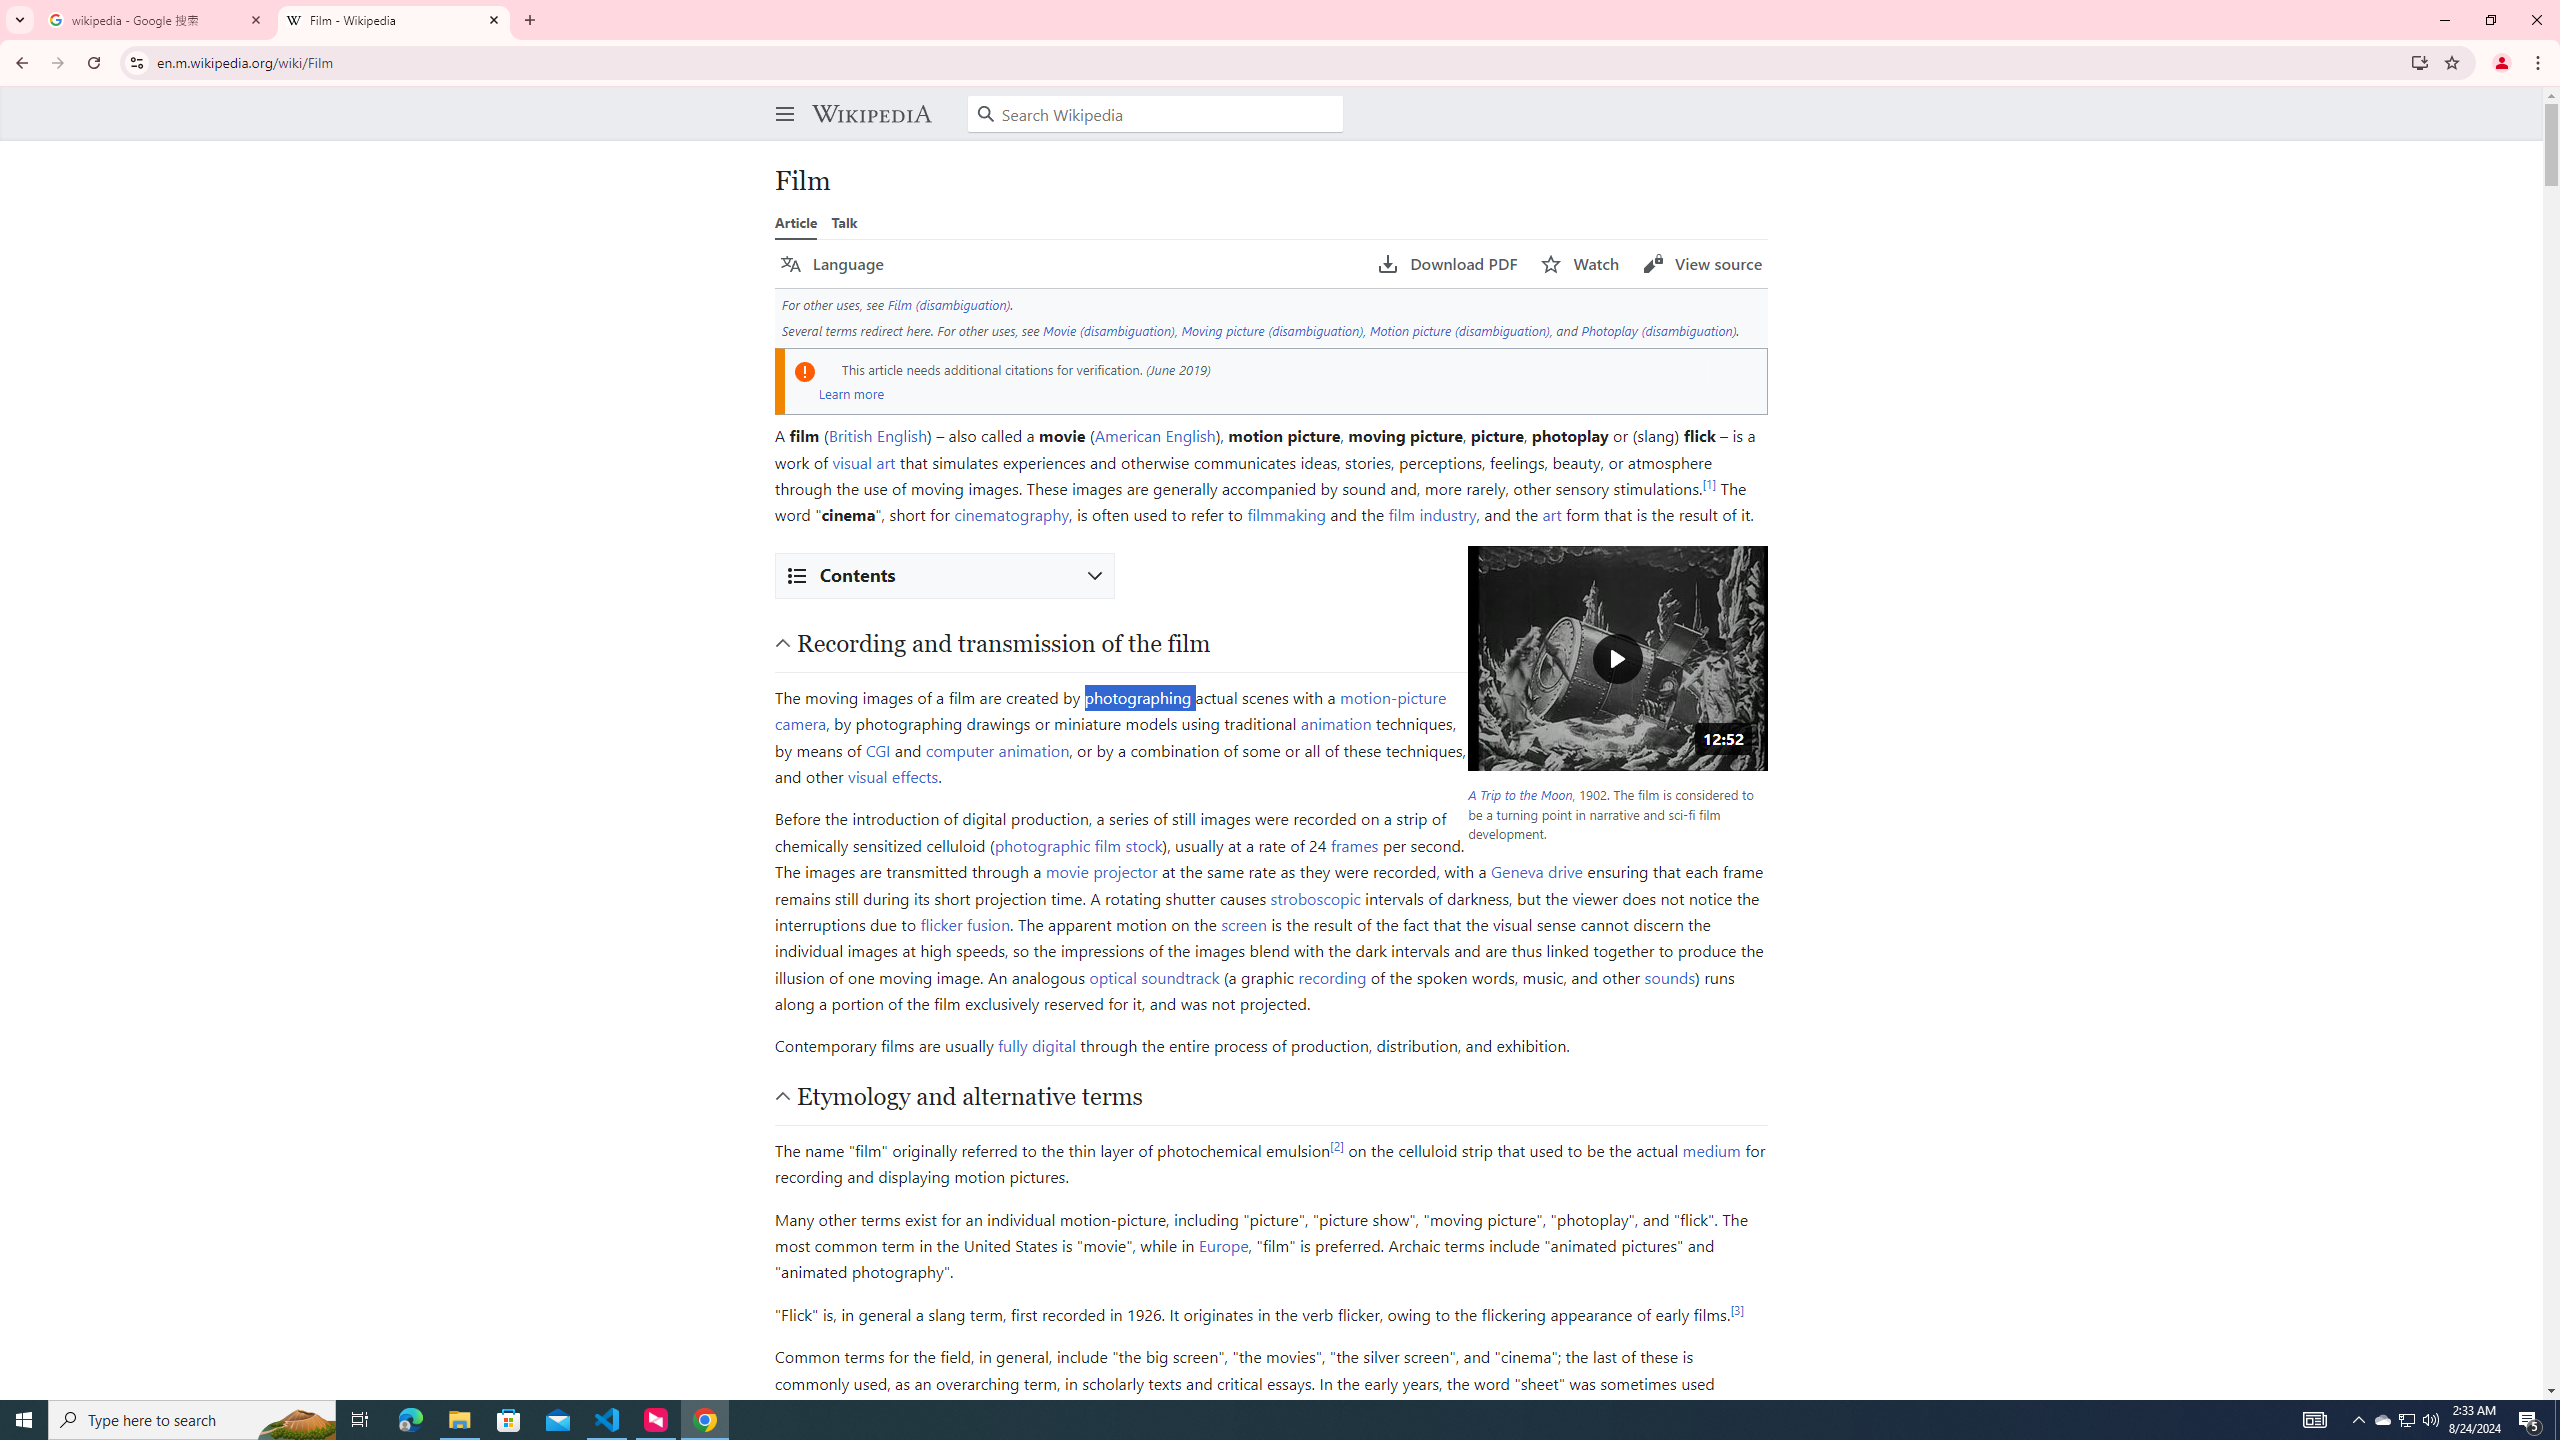 This screenshot has height=1440, width=2560. I want to click on 'Search Wikipedia', so click(1154, 114).